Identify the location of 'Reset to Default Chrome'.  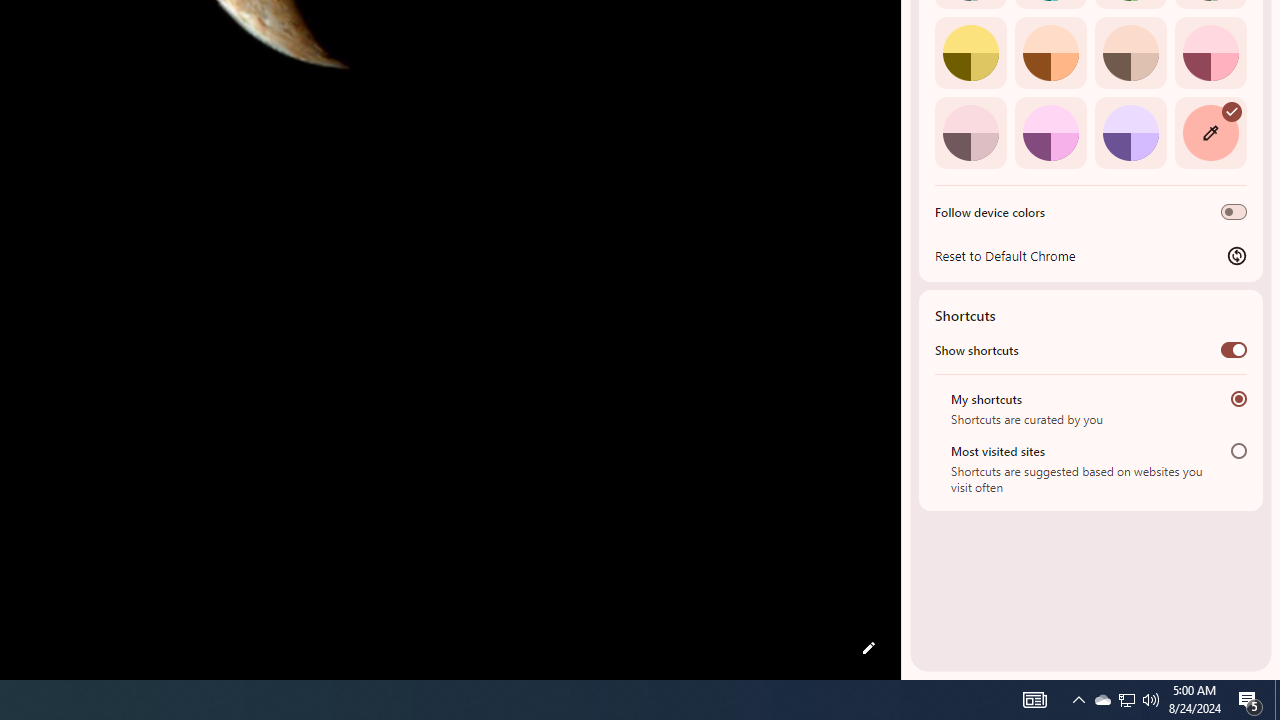
(1090, 254).